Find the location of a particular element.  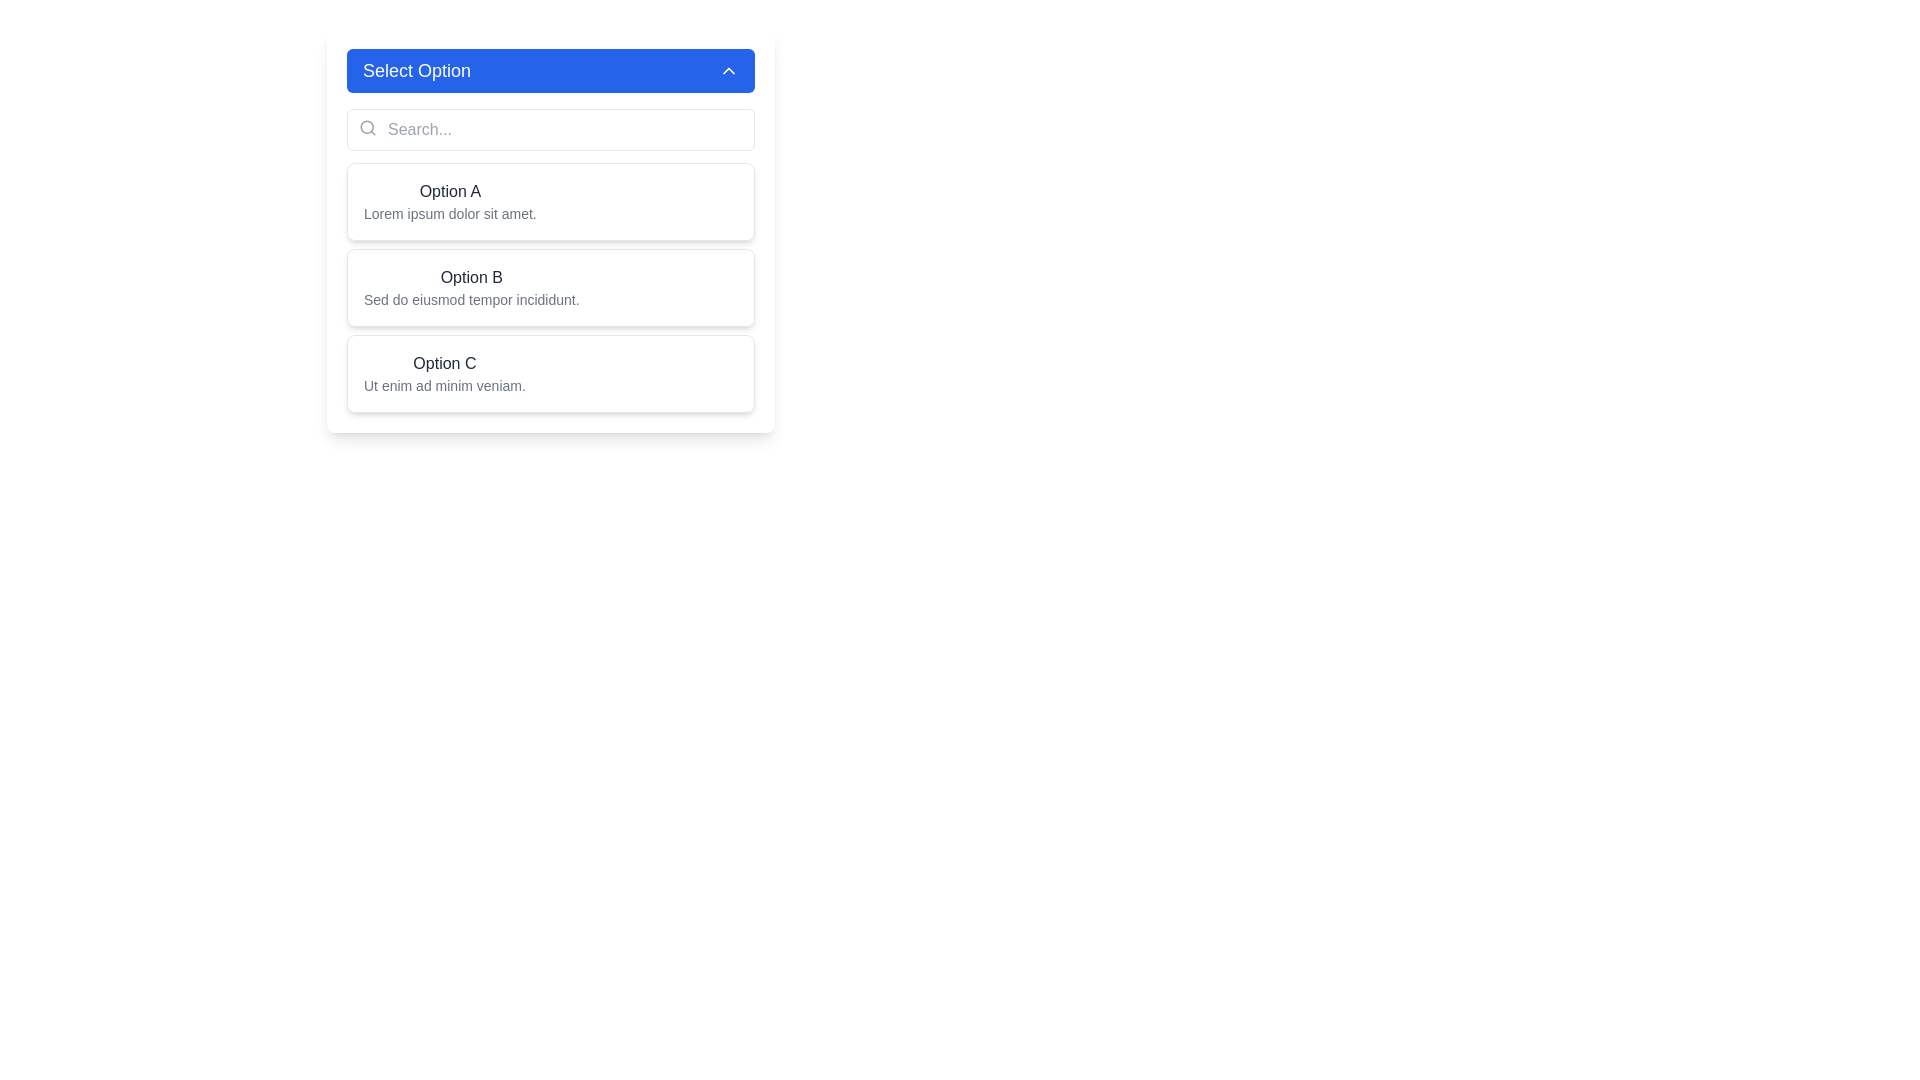

the functionality of the search input field associated with the magnifying glass icon located on the left side of the input field is located at coordinates (368, 127).